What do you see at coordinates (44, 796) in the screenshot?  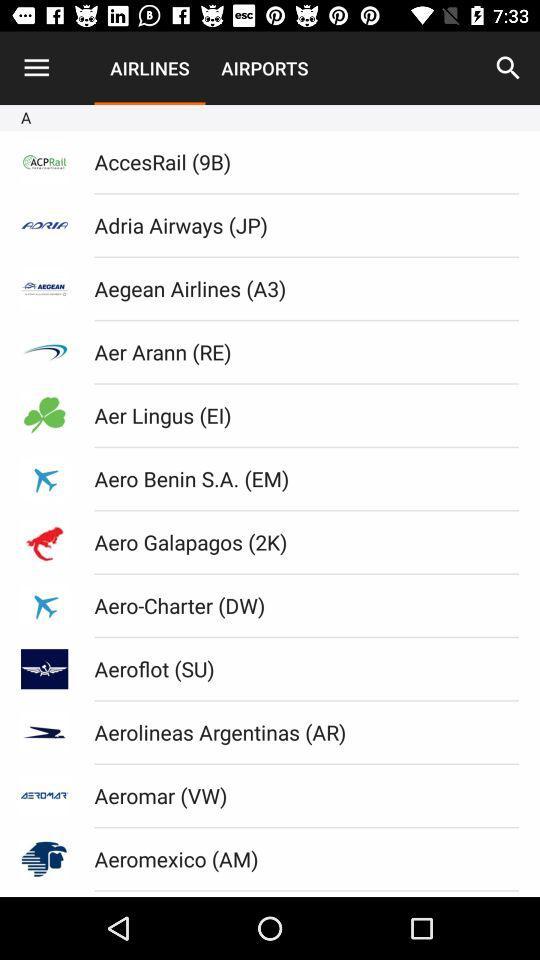 I see `the logo which is right side to aeromar vw` at bounding box center [44, 796].